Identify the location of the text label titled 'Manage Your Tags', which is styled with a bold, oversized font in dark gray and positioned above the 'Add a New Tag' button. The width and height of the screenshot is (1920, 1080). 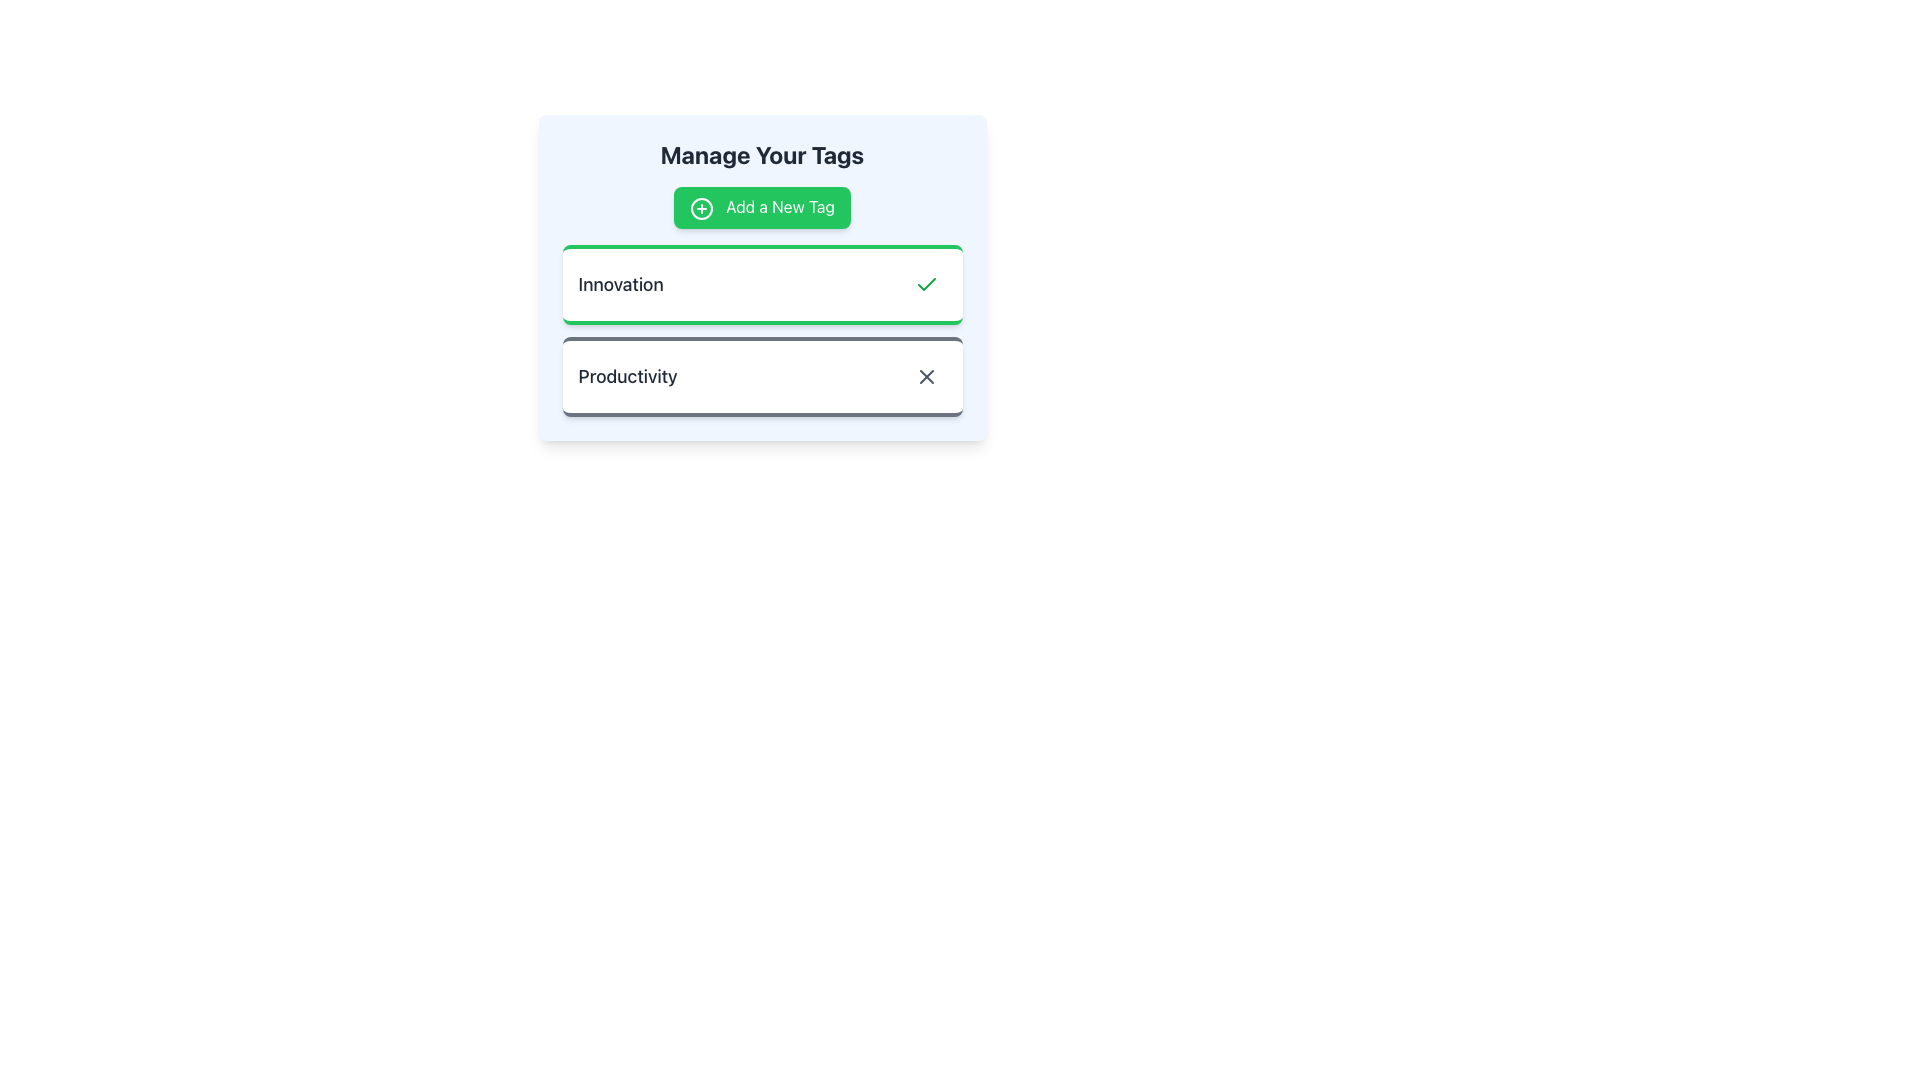
(761, 153).